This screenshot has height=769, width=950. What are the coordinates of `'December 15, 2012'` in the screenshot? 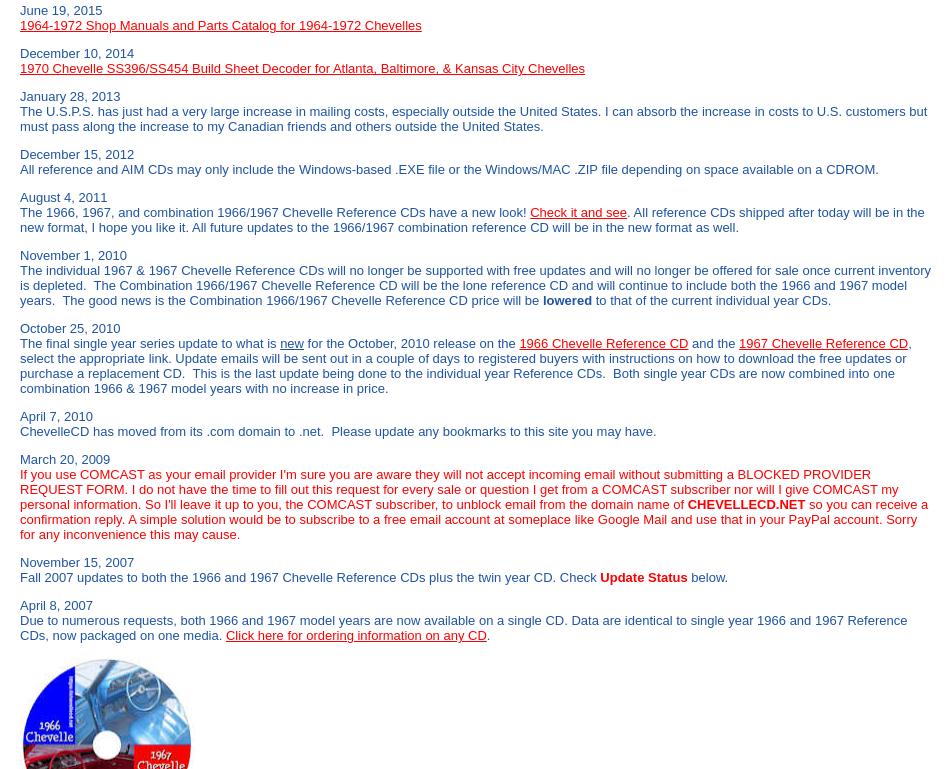 It's located at (77, 154).